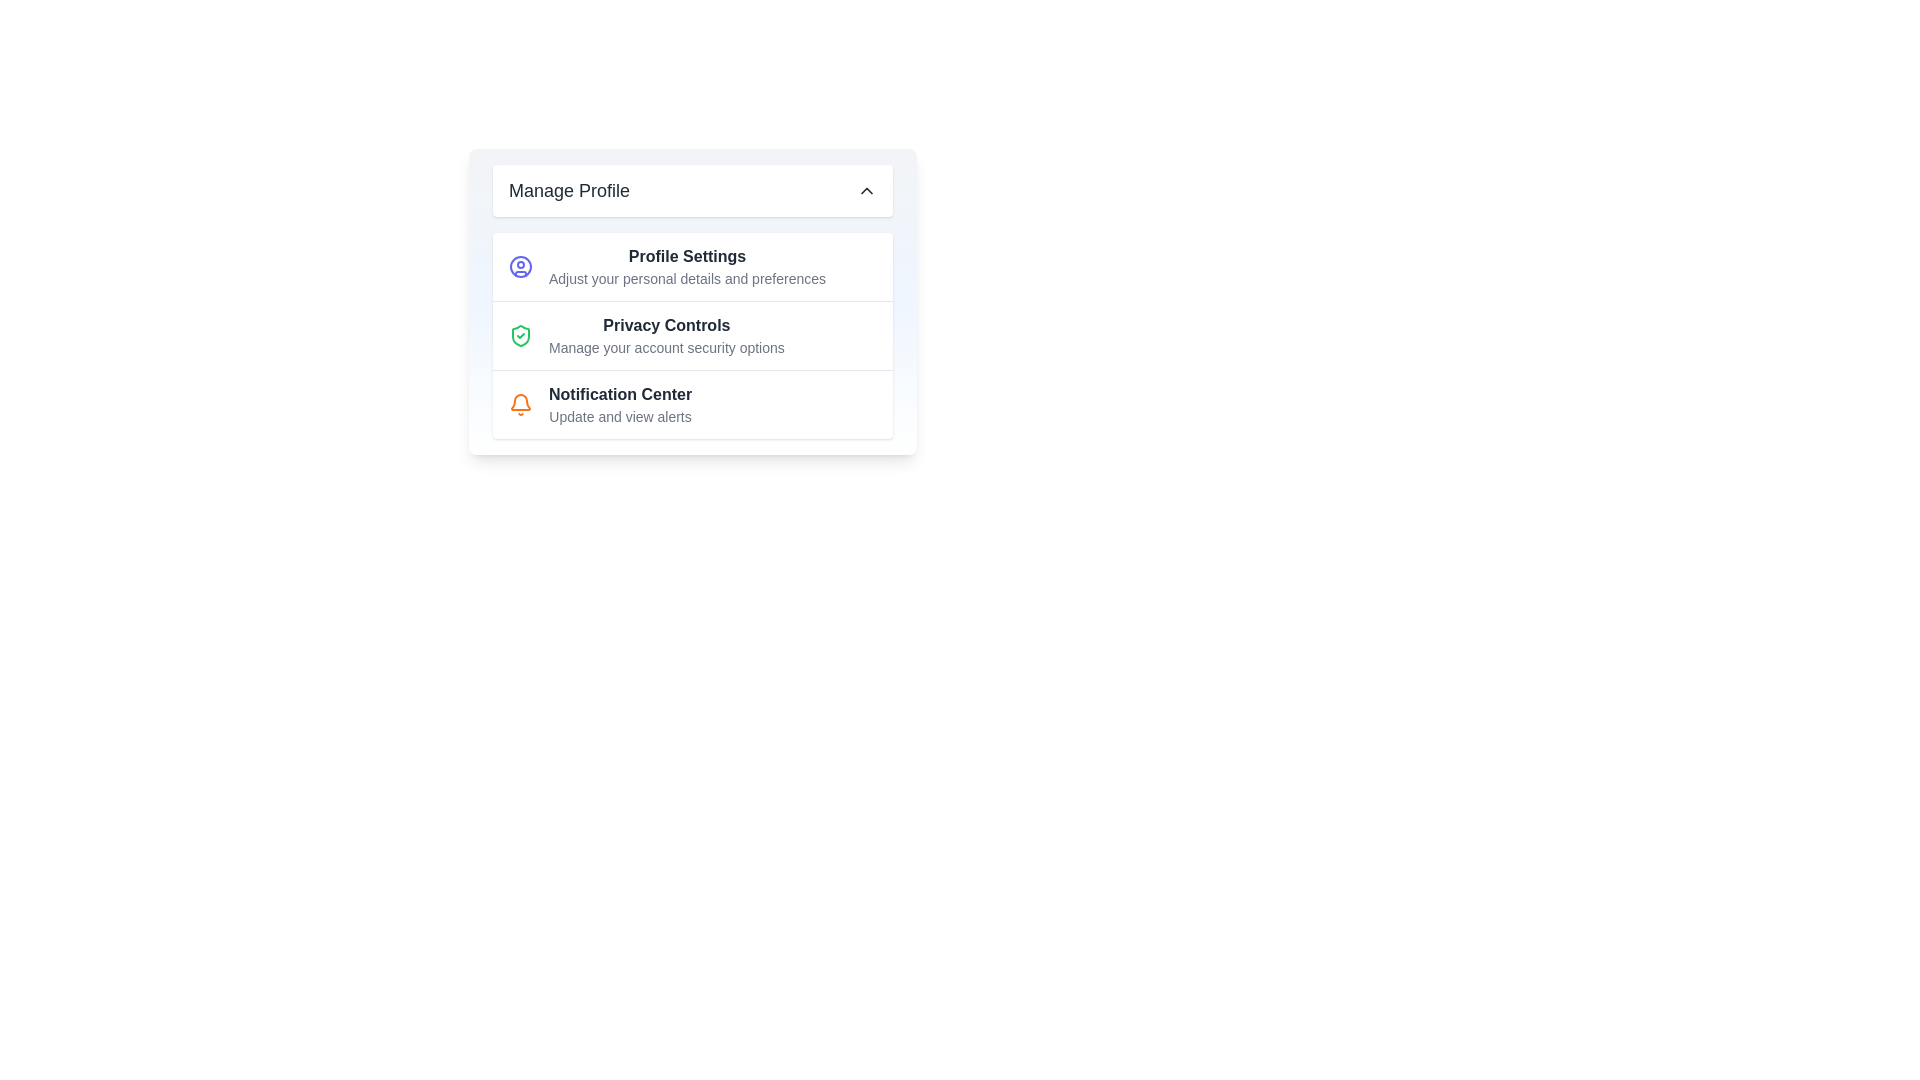 This screenshot has height=1080, width=1920. What do you see at coordinates (666, 325) in the screenshot?
I see `the Text Label that serves as the header for the section, positioned above a smaller descriptive text block in a vertically stacked card layout` at bounding box center [666, 325].